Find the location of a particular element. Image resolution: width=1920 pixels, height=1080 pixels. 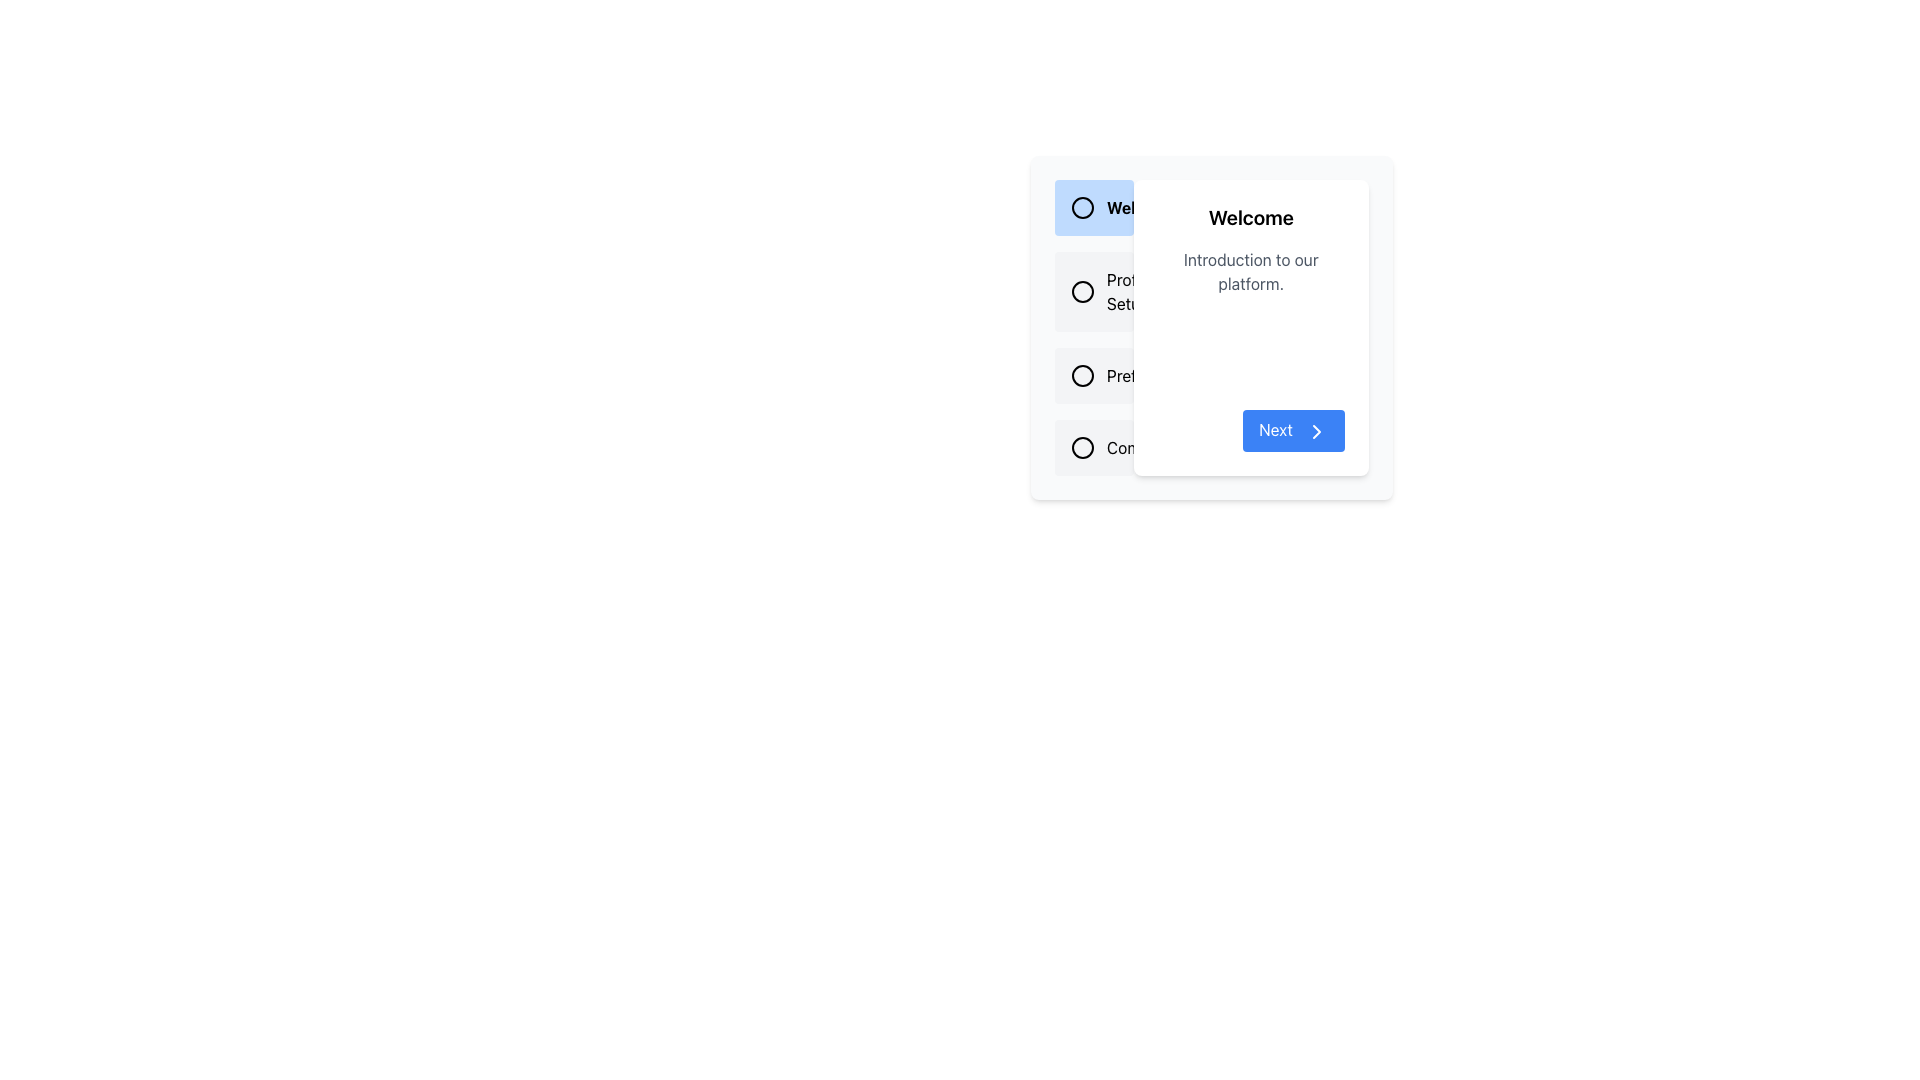

the decorative SVG Circle that is part of the 'Welcome' button, which is located at the top of a vertical list of options on the left side of the interface is located at coordinates (1082, 208).